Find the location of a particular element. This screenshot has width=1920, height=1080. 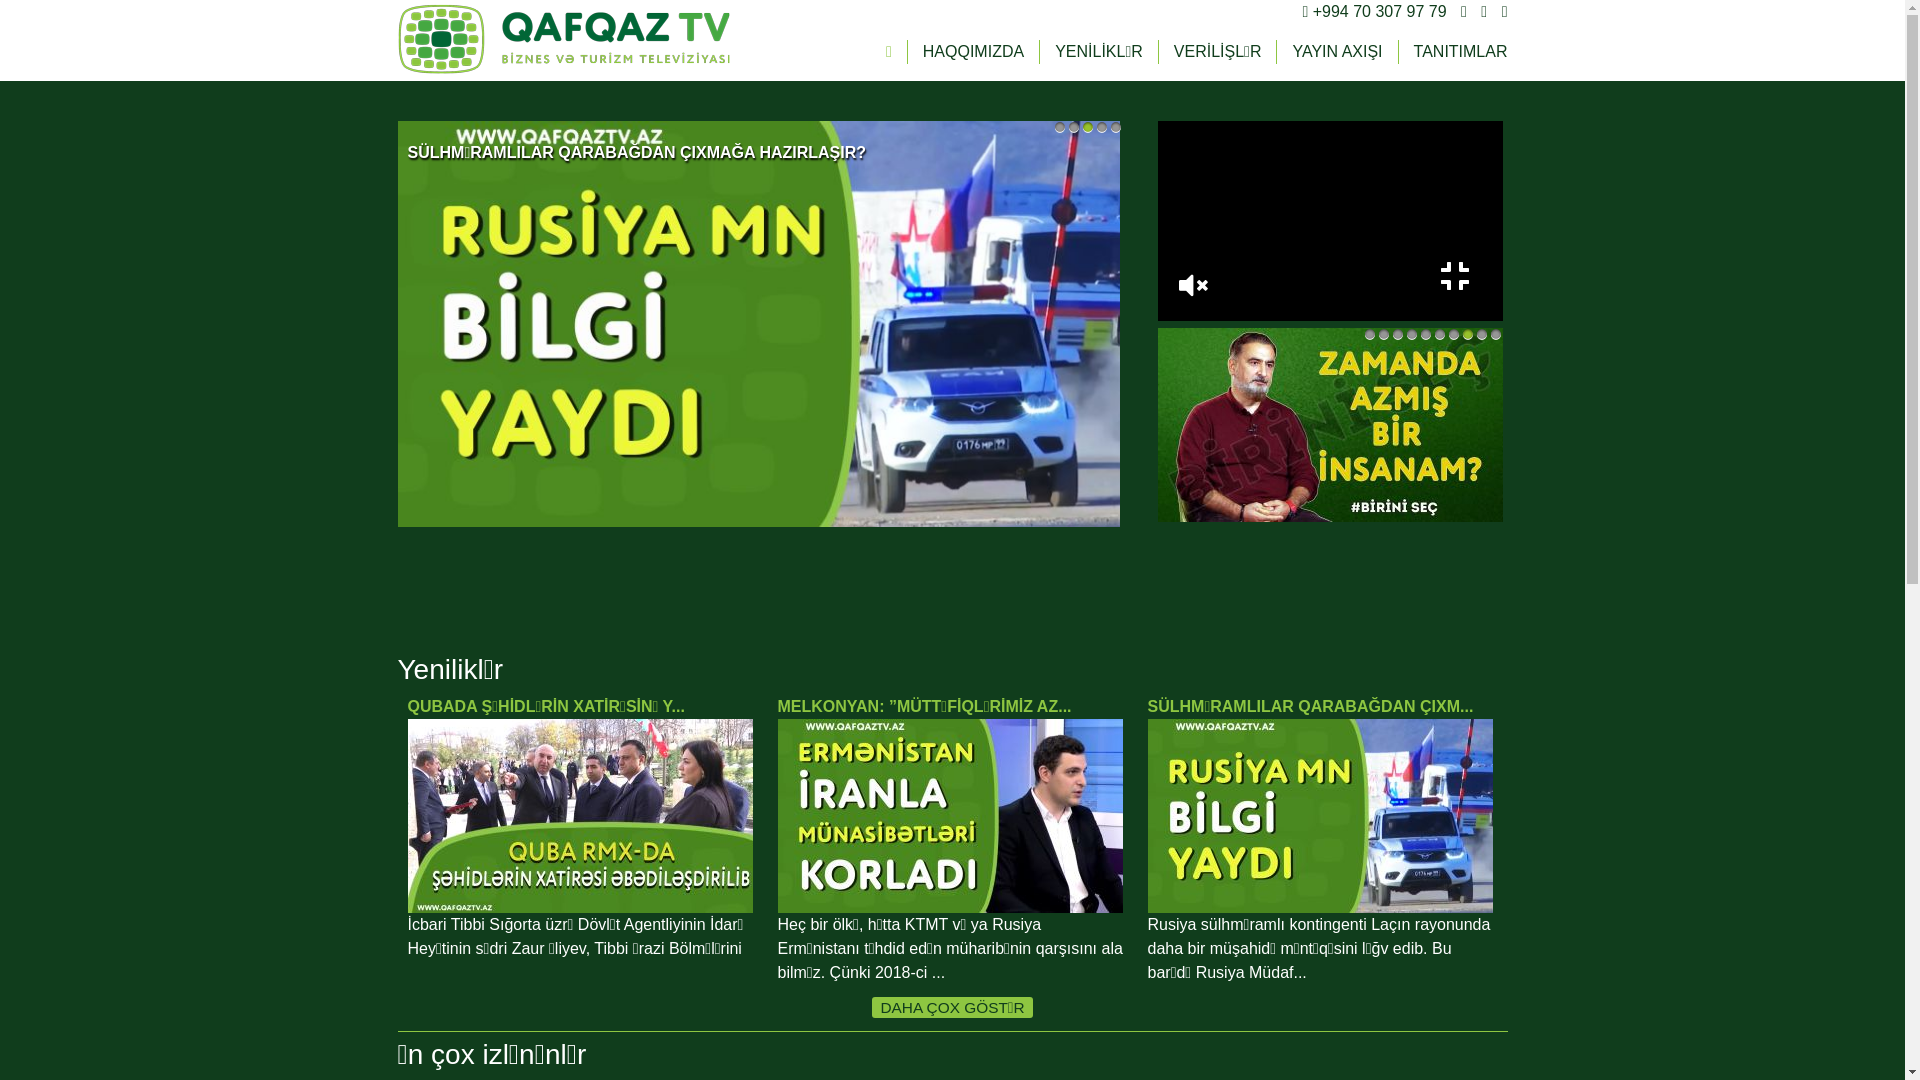

'5' is located at coordinates (1424, 333).